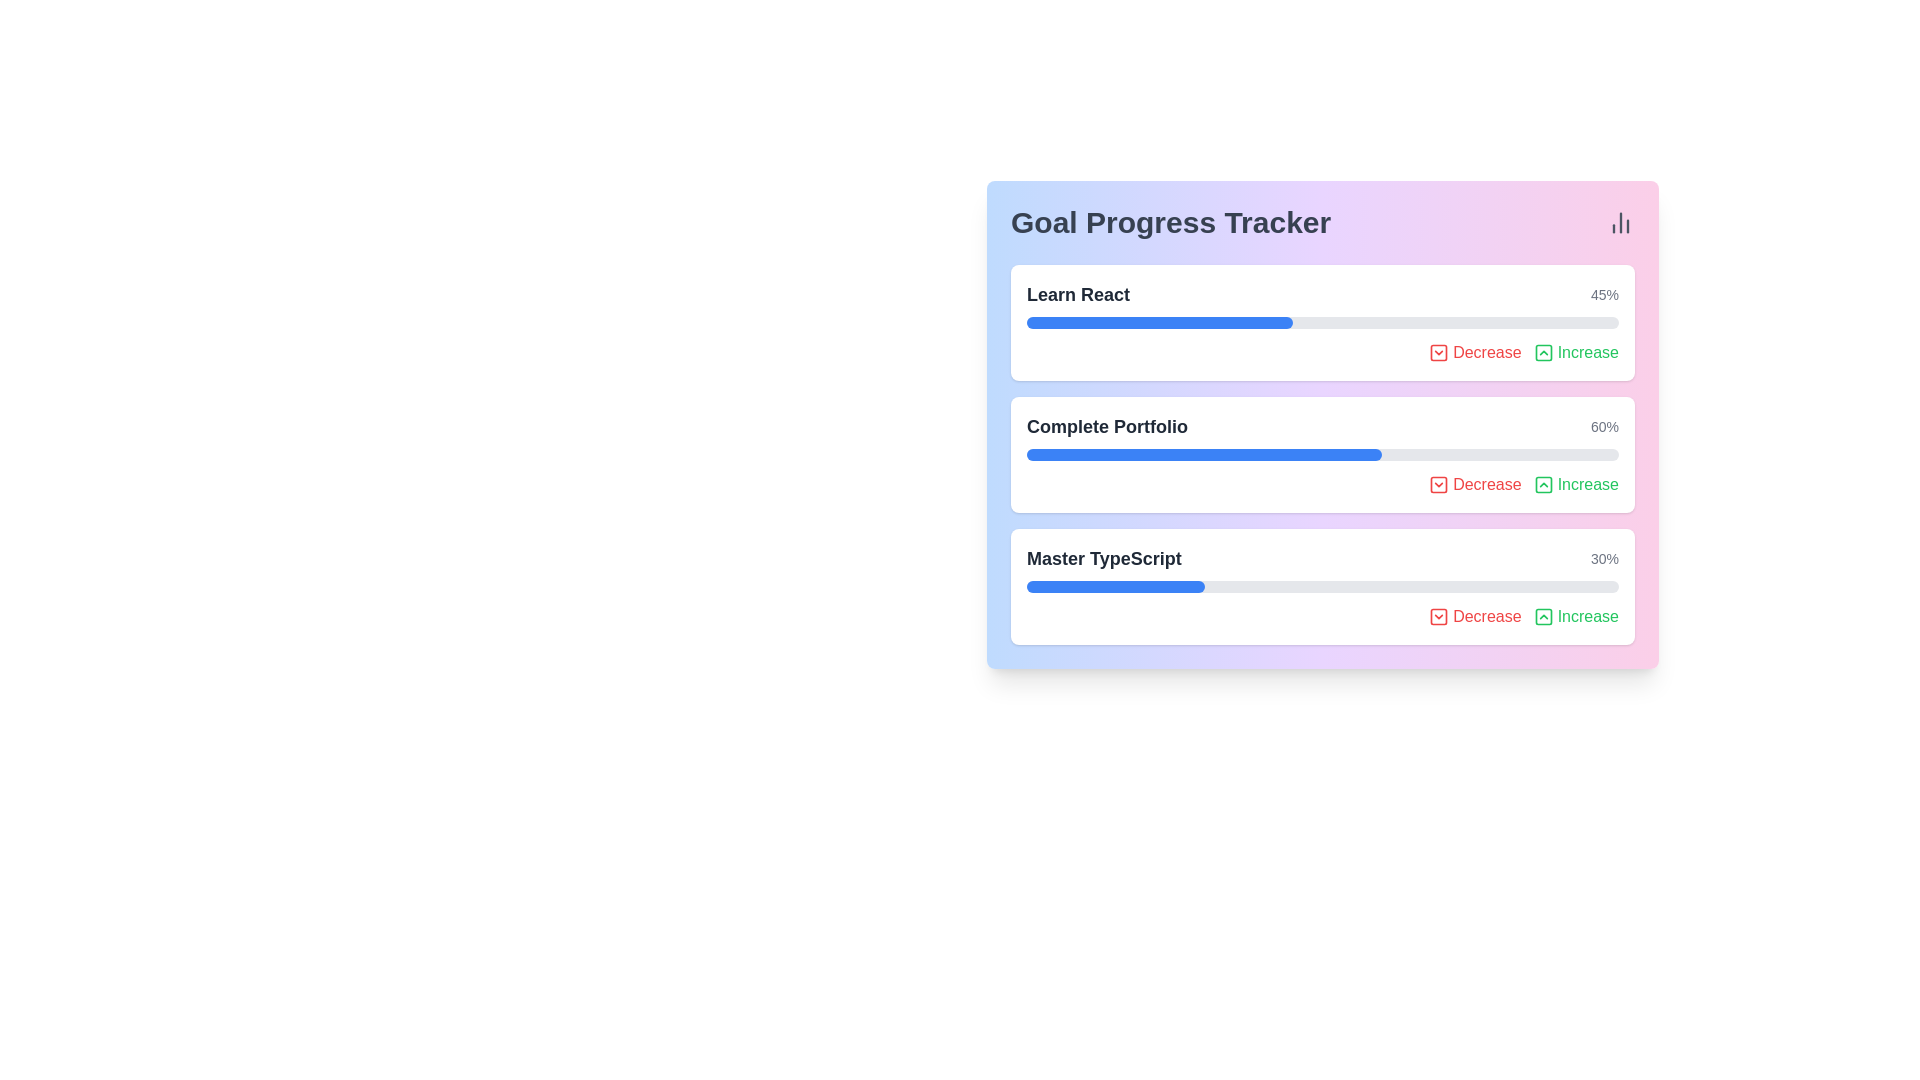 Image resolution: width=1920 pixels, height=1080 pixels. Describe the element at coordinates (1323, 455) in the screenshot. I see `the progress bar that visually represents the completion percentage of the 'Complete Portfolio' task, located below the 'Complete Portfolio' text label and above the 'Increase' and 'Decrease' buttons` at that location.